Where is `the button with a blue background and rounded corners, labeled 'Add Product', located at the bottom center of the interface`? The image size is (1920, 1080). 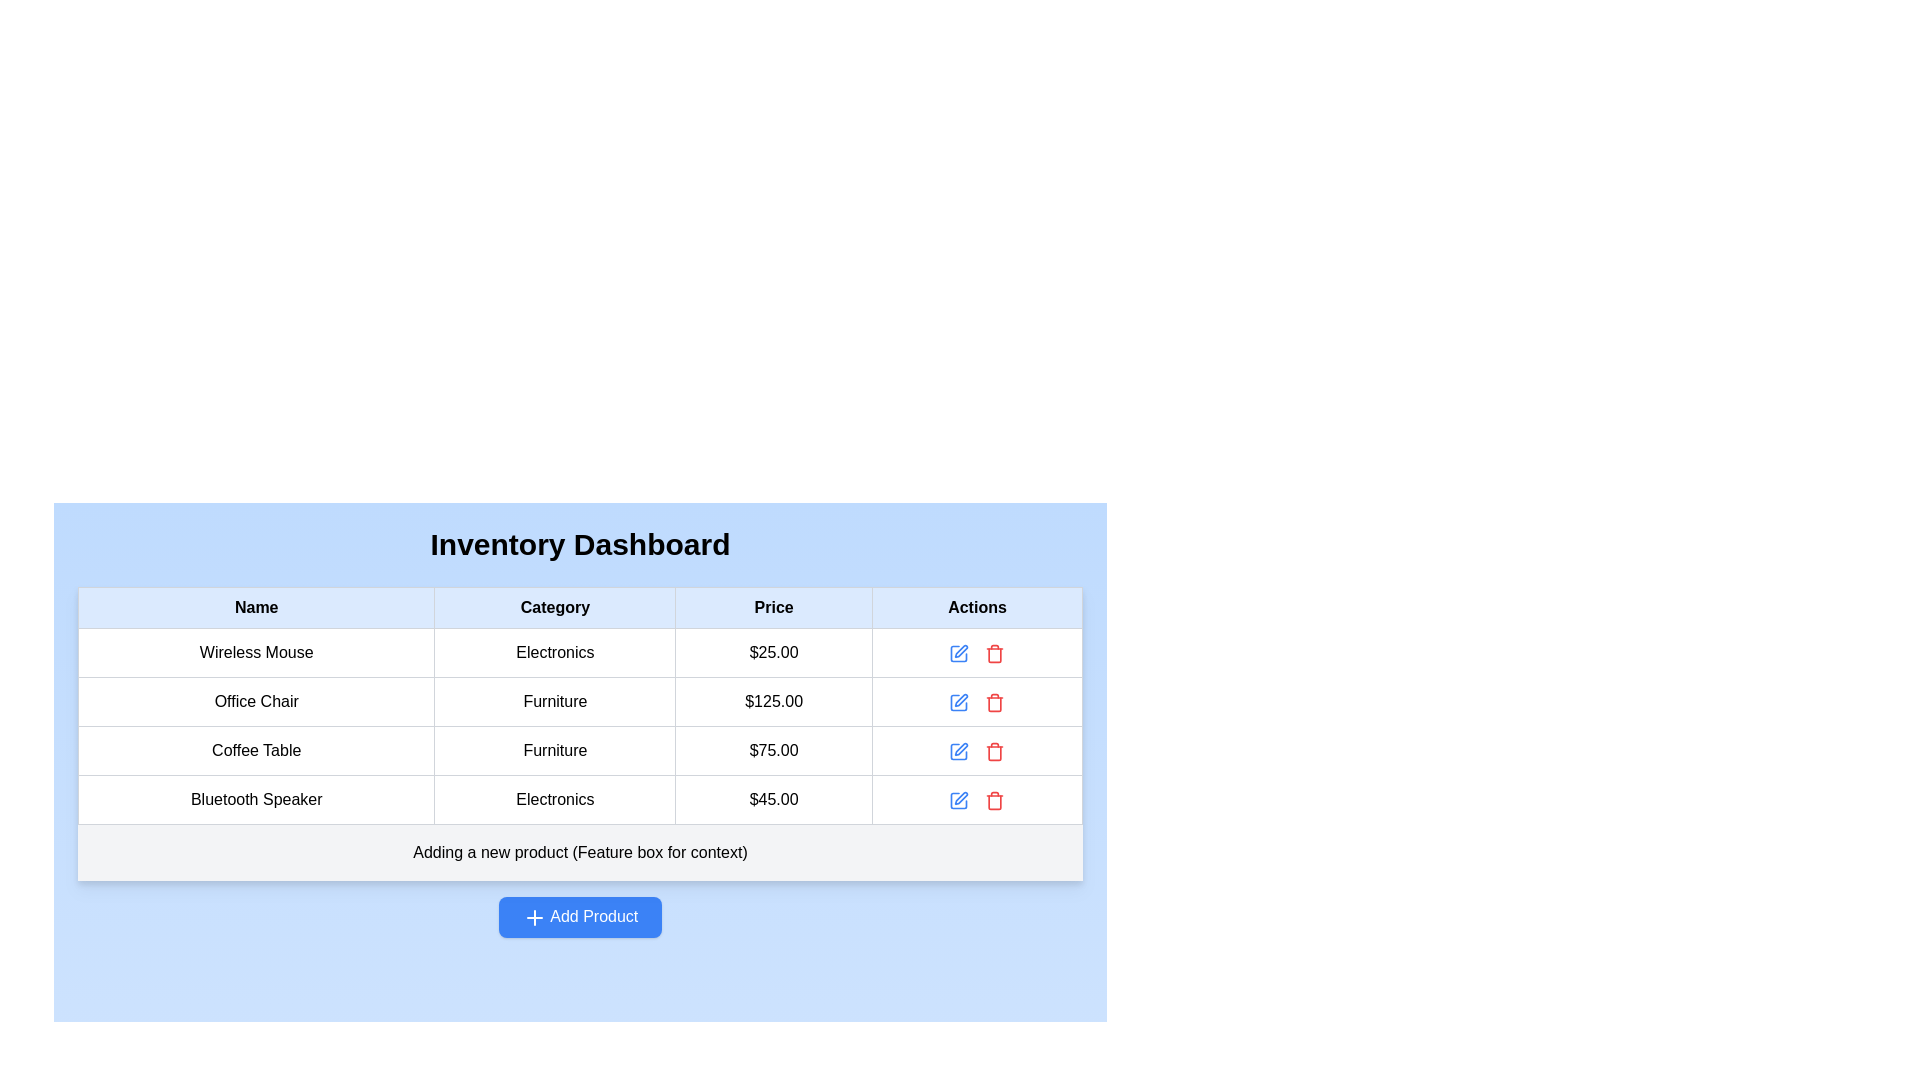
the button with a blue background and rounded corners, labeled 'Add Product', located at the bottom center of the interface is located at coordinates (579, 917).